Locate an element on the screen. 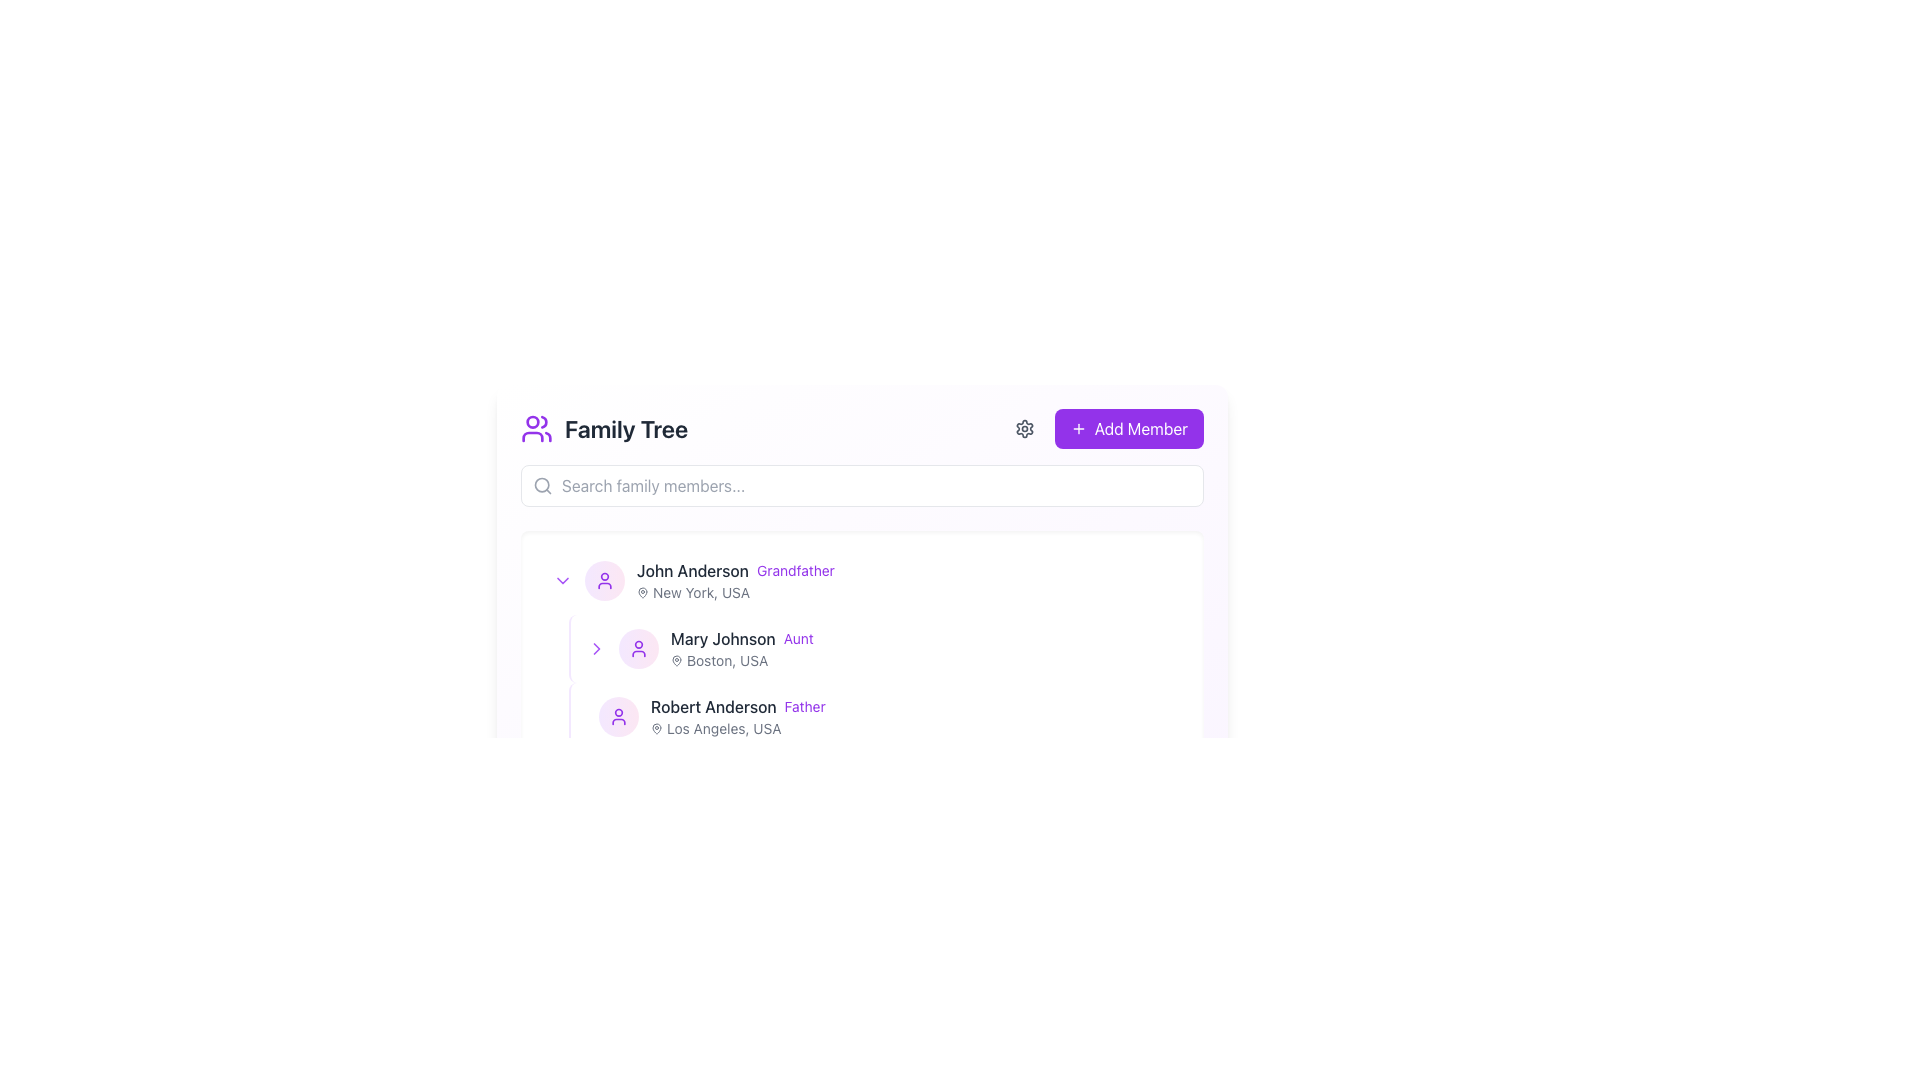  the text label displaying 'Aunt' under the 'John Anderson' entry in the family tree list is located at coordinates (922, 639).